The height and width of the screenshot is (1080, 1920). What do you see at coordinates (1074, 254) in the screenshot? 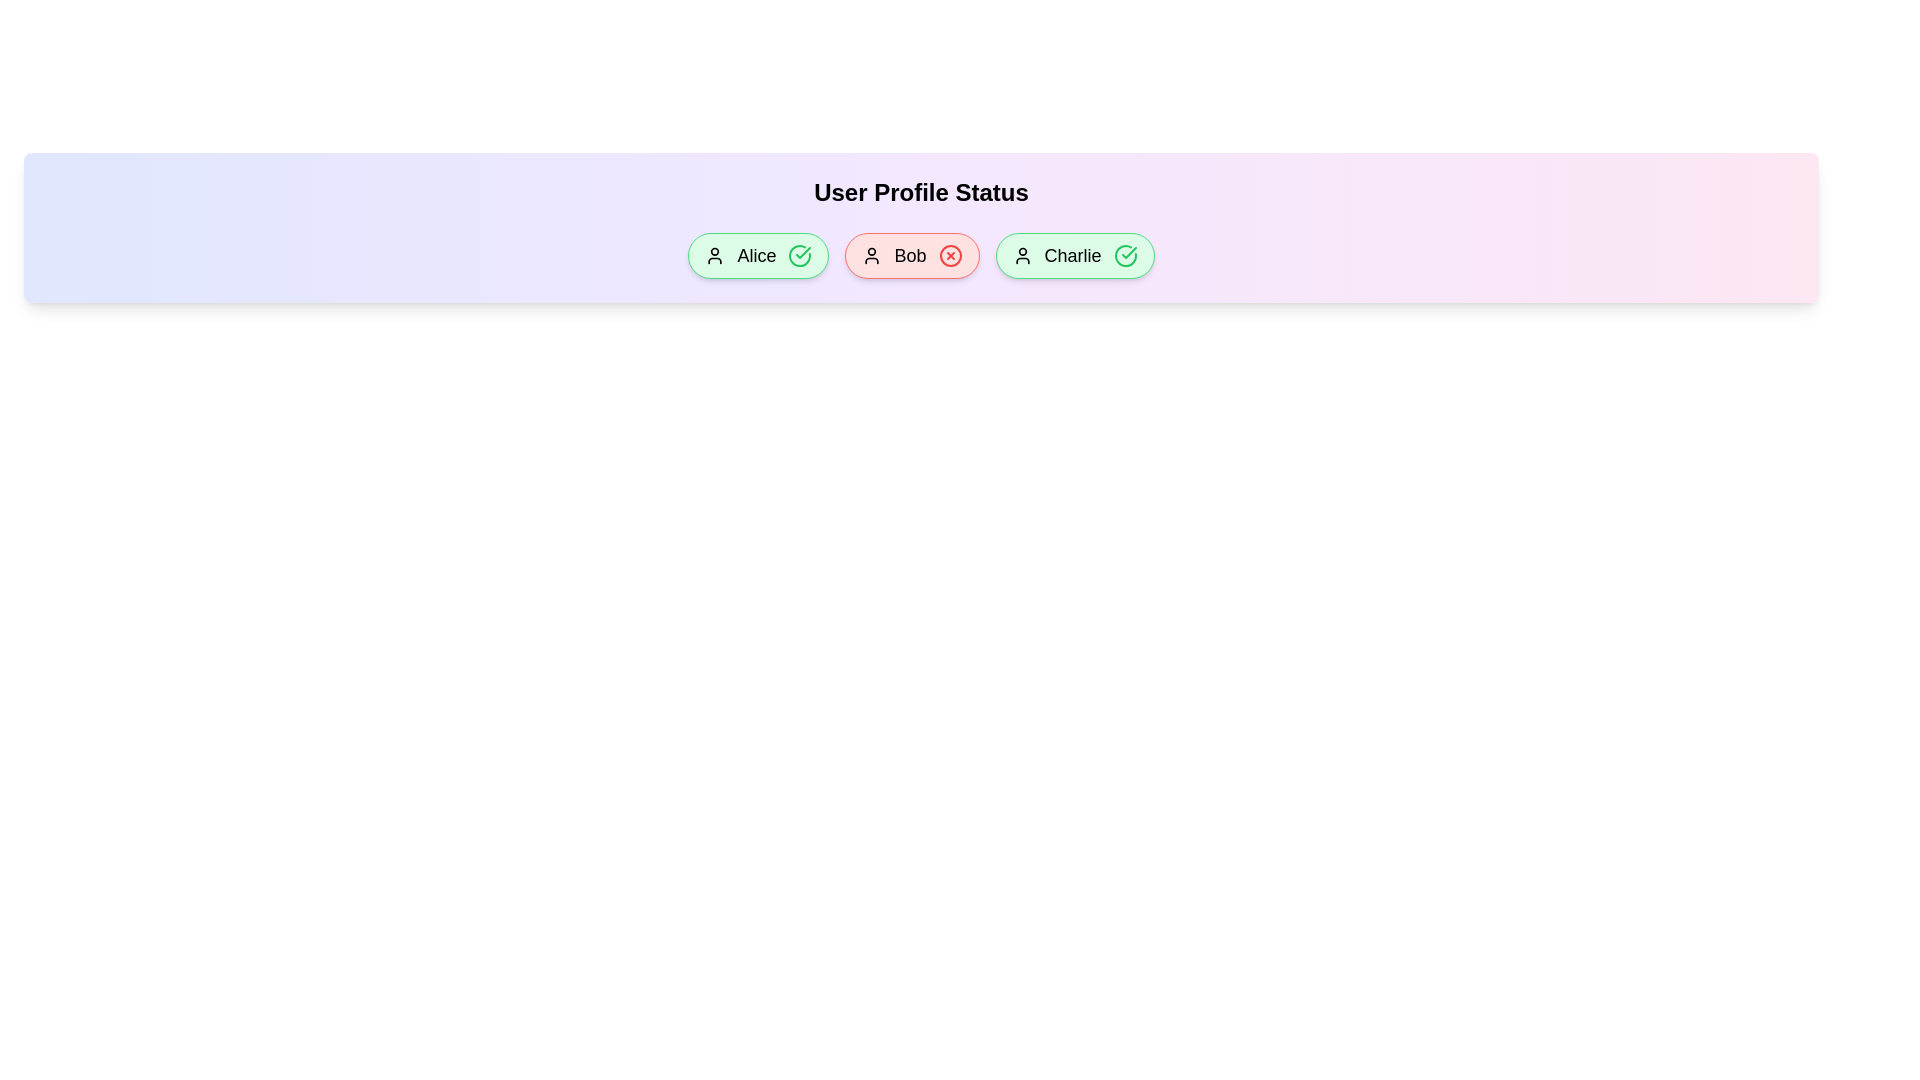
I see `the profile chip corresponding to Charlie to toggle its active status` at bounding box center [1074, 254].